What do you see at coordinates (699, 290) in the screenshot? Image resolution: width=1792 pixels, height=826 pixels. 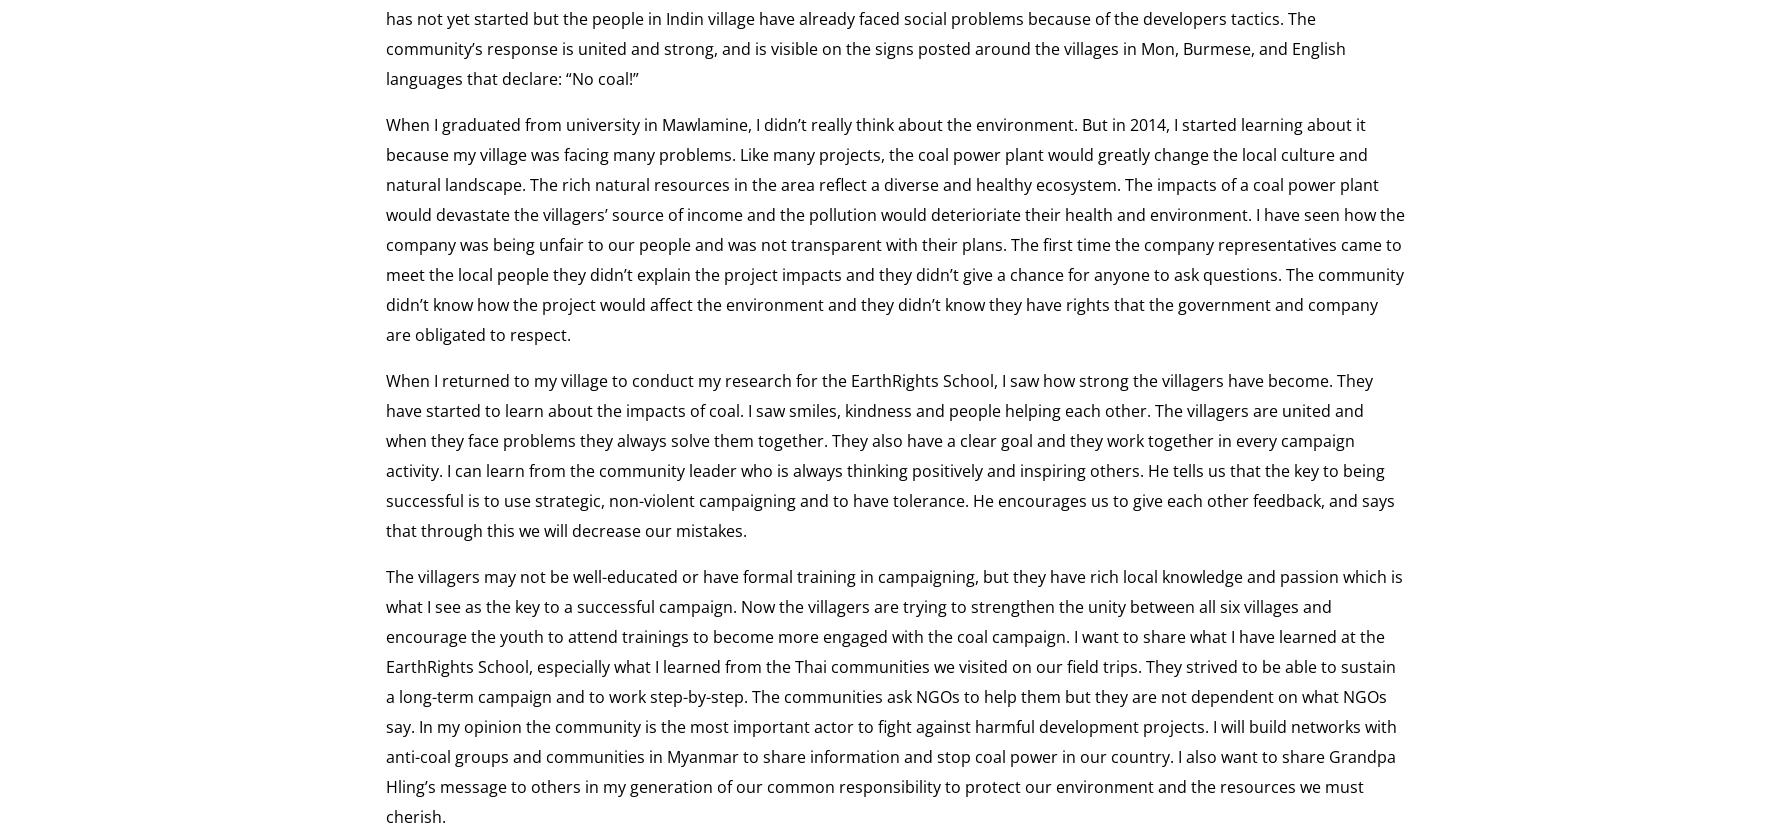 I see `'Litigation and Legal Advocacy'` at bounding box center [699, 290].